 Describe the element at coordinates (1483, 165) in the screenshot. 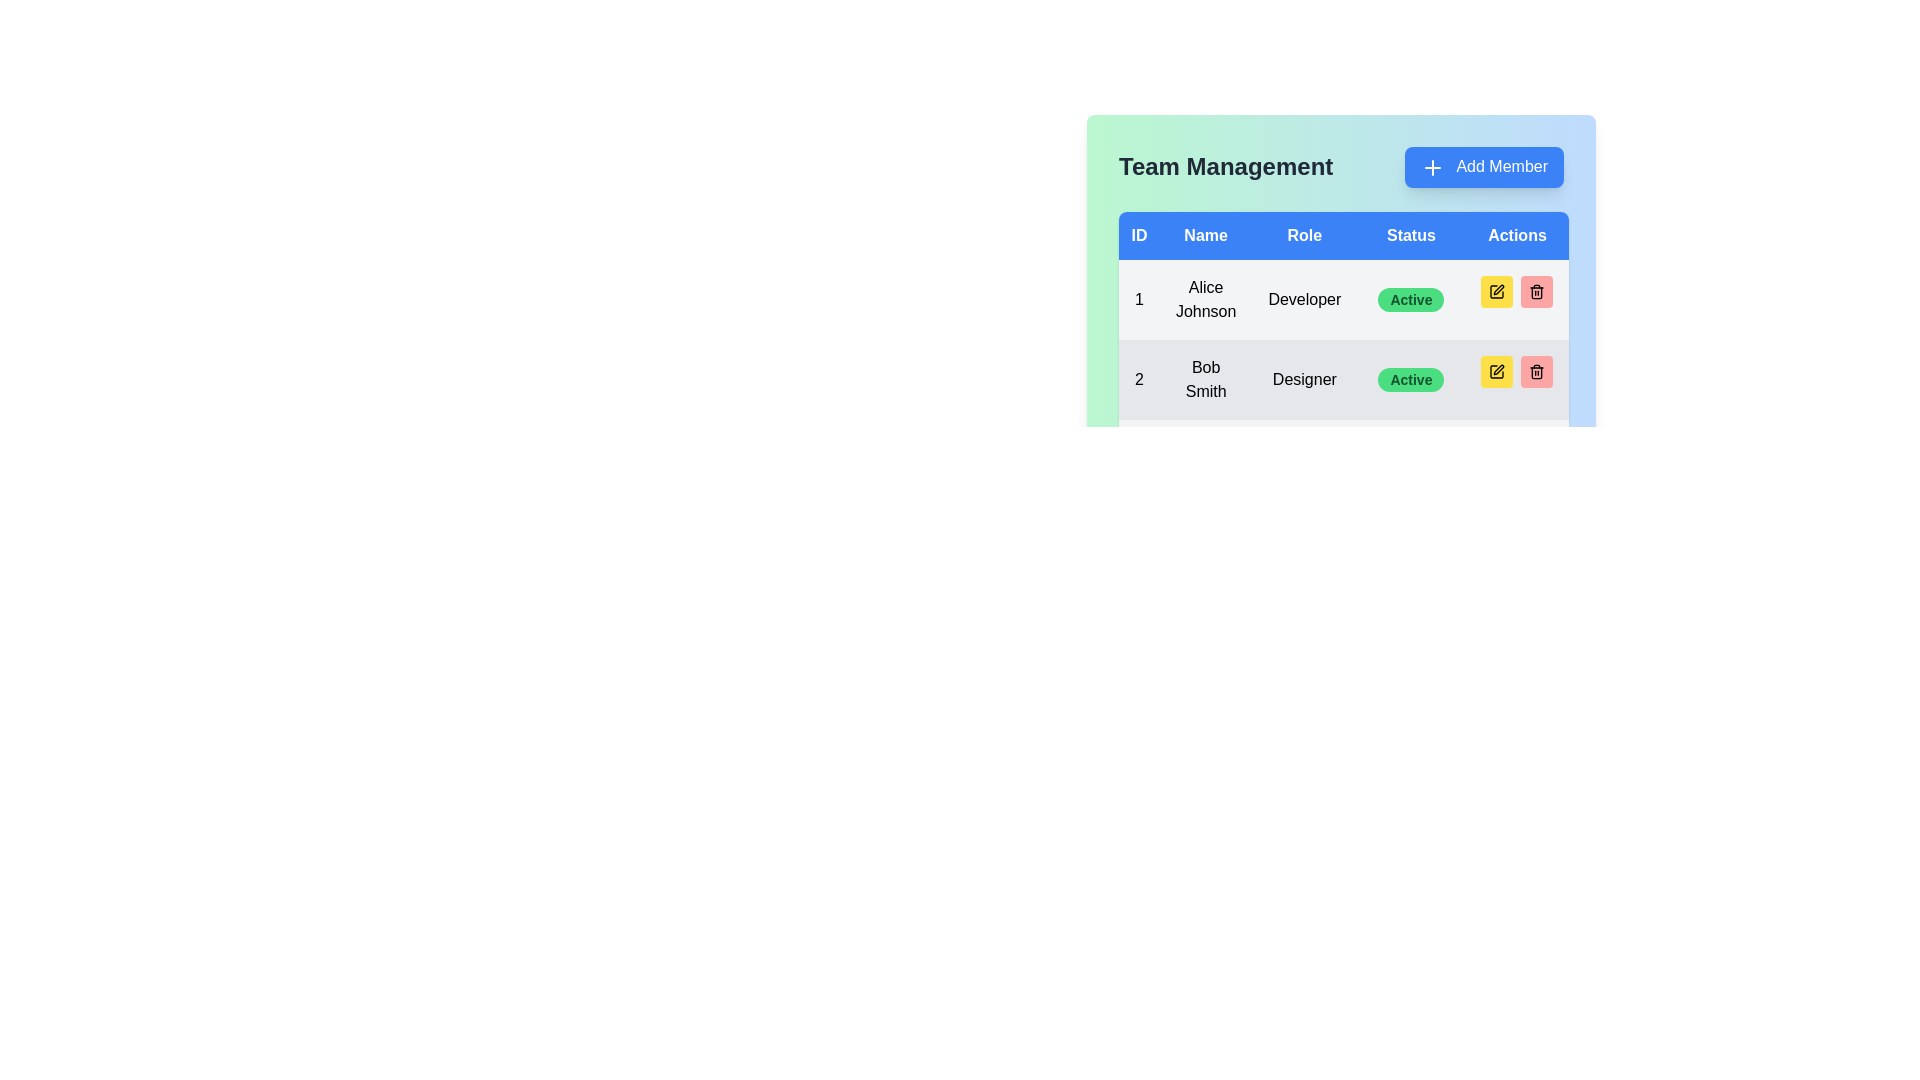

I see `the blue button with rounded corners labeled 'Add Member'` at that location.